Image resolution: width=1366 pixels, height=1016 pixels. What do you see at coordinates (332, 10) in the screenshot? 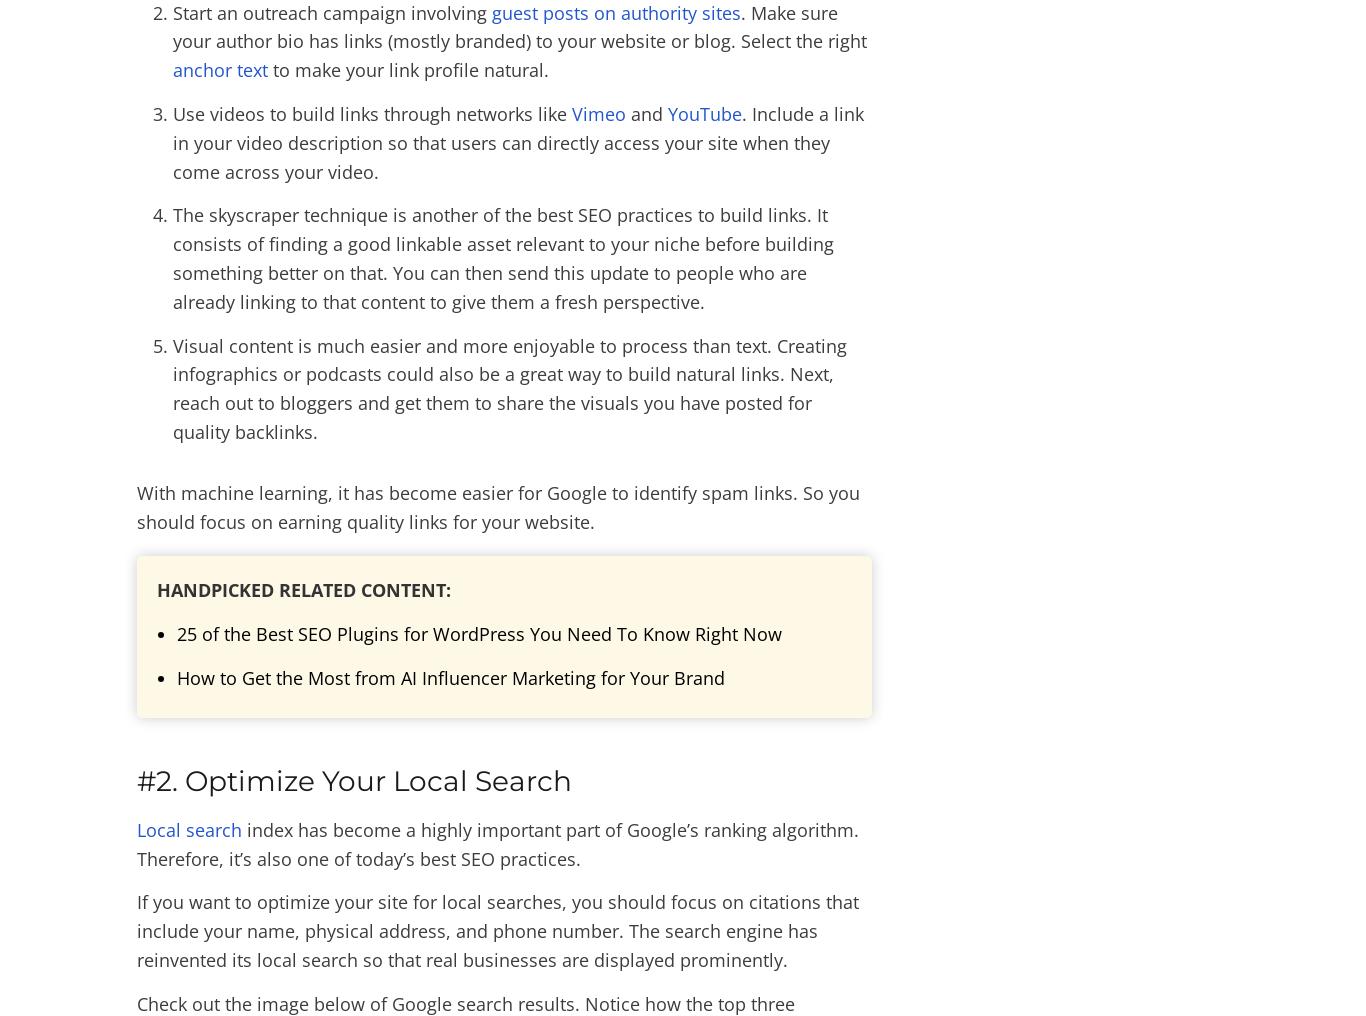
I see `'Start an outreach campaign involving'` at bounding box center [332, 10].